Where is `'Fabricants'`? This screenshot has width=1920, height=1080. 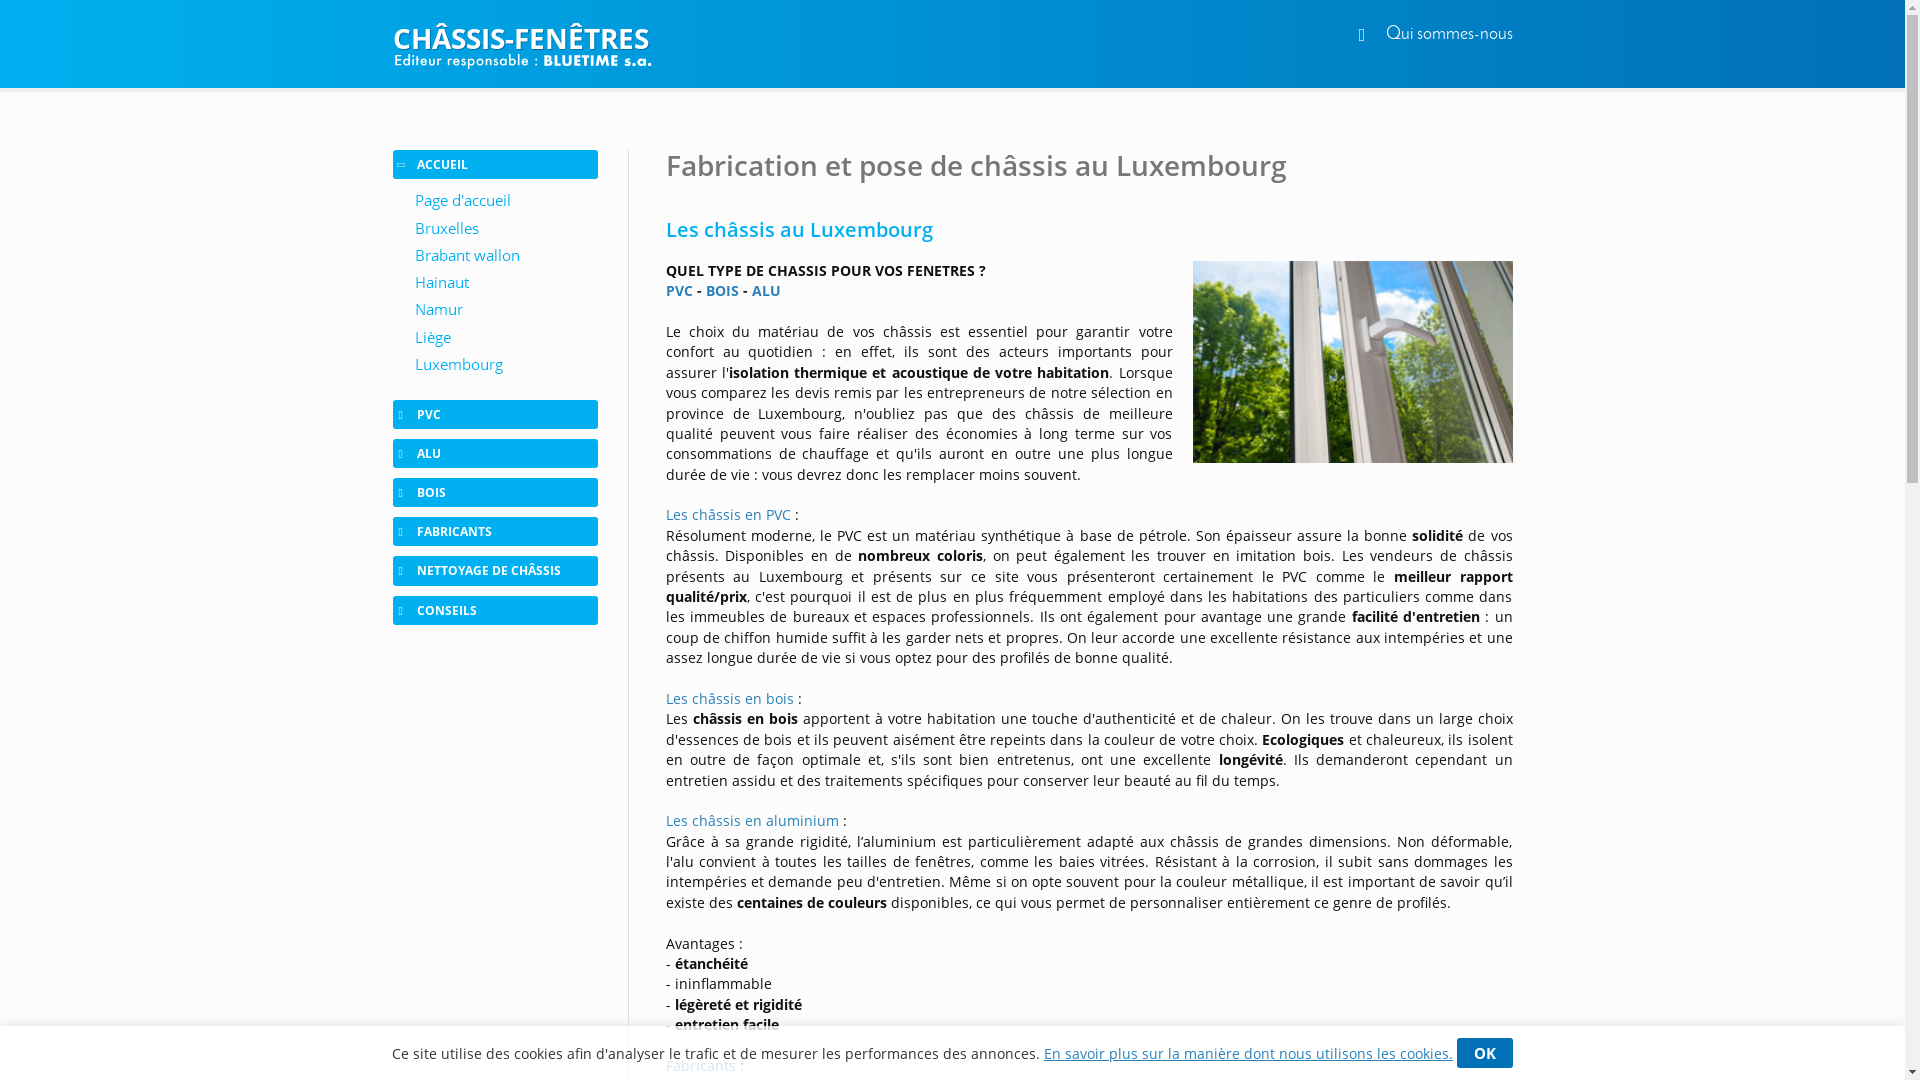
'Fabricants' is located at coordinates (700, 1064).